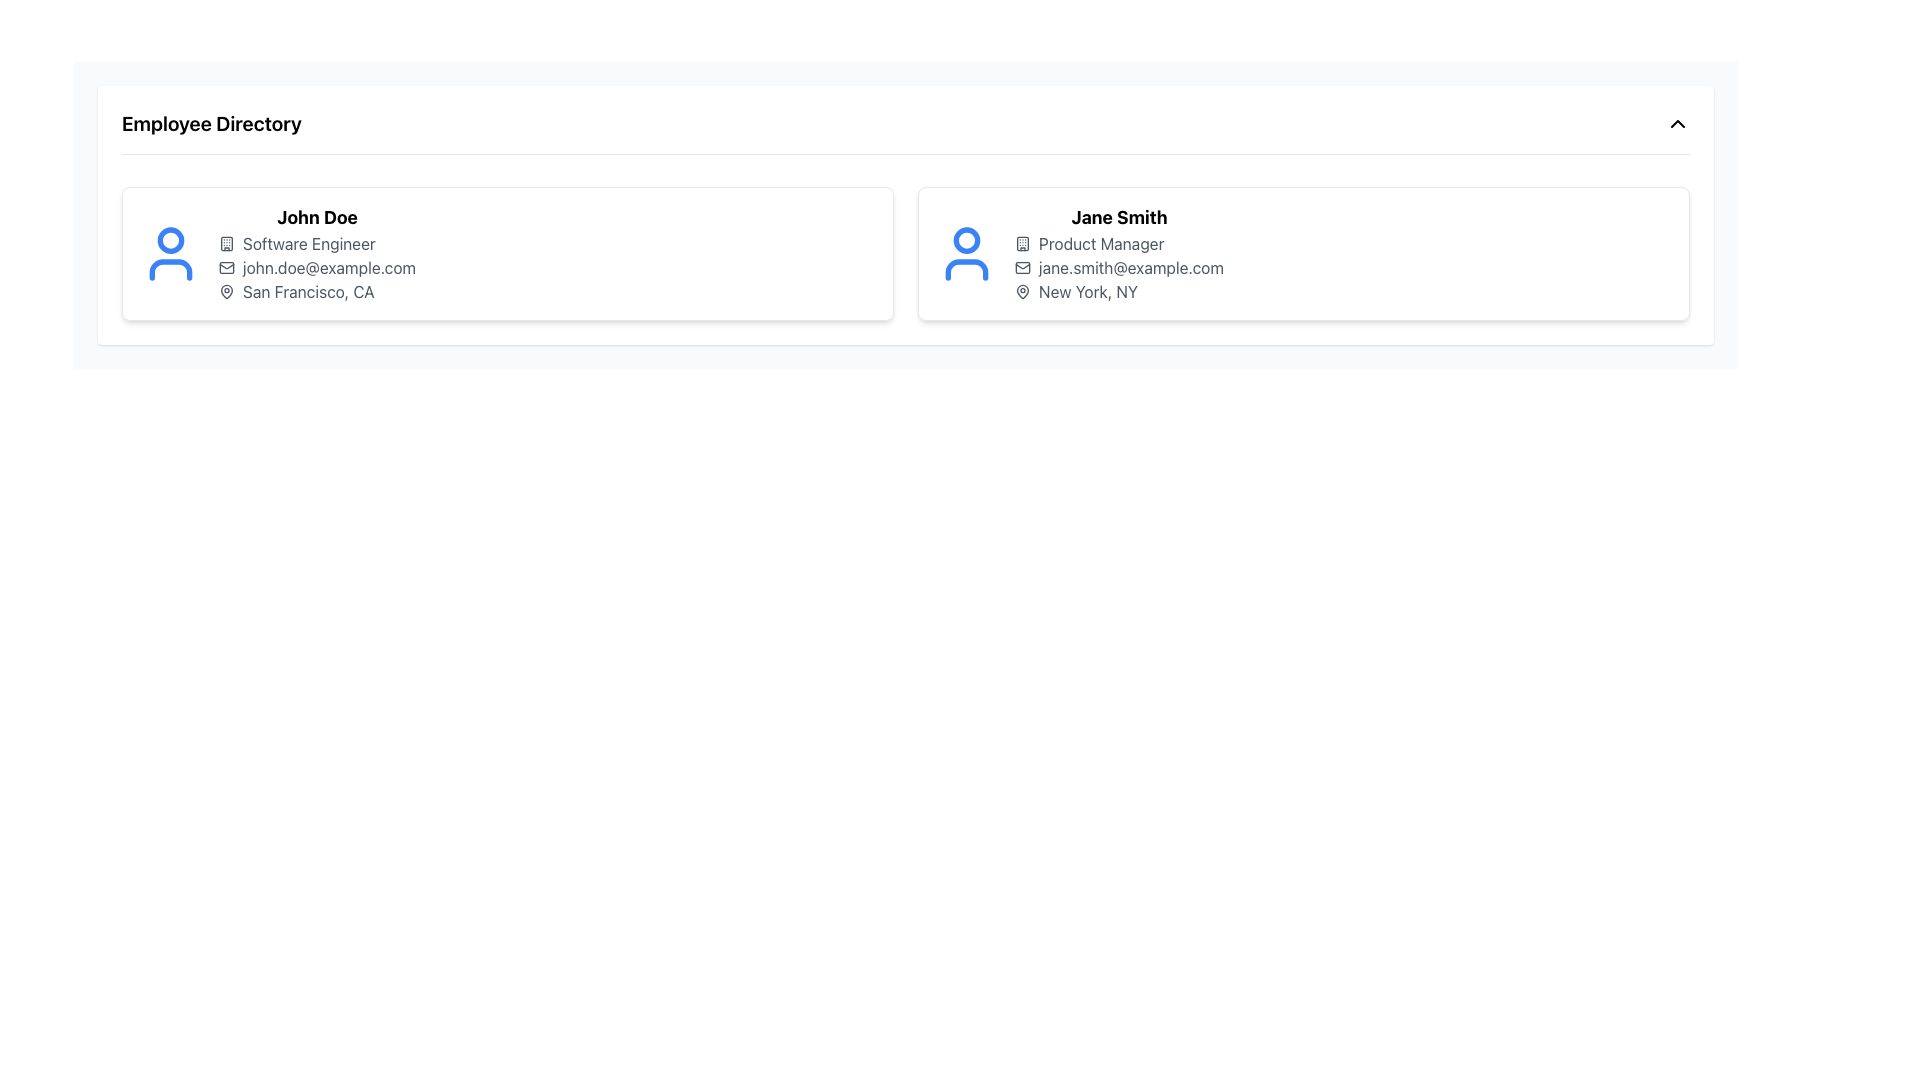 This screenshot has height=1080, width=1920. I want to click on the mail icon located adjacent to the email text 'john.doe@example.com' in the employee information card for 'John Doe' through accessibility actions, so click(226, 266).